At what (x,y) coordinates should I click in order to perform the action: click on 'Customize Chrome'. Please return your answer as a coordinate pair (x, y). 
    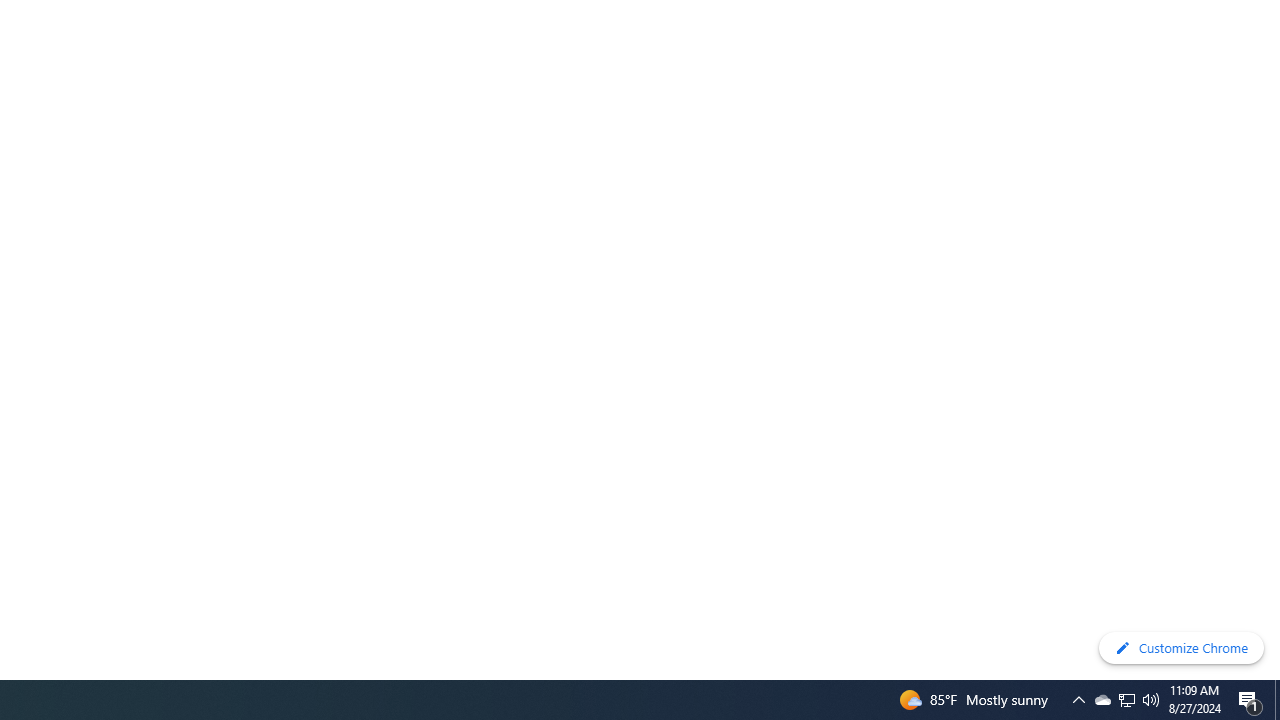
    Looking at the image, I should click on (1181, 648).